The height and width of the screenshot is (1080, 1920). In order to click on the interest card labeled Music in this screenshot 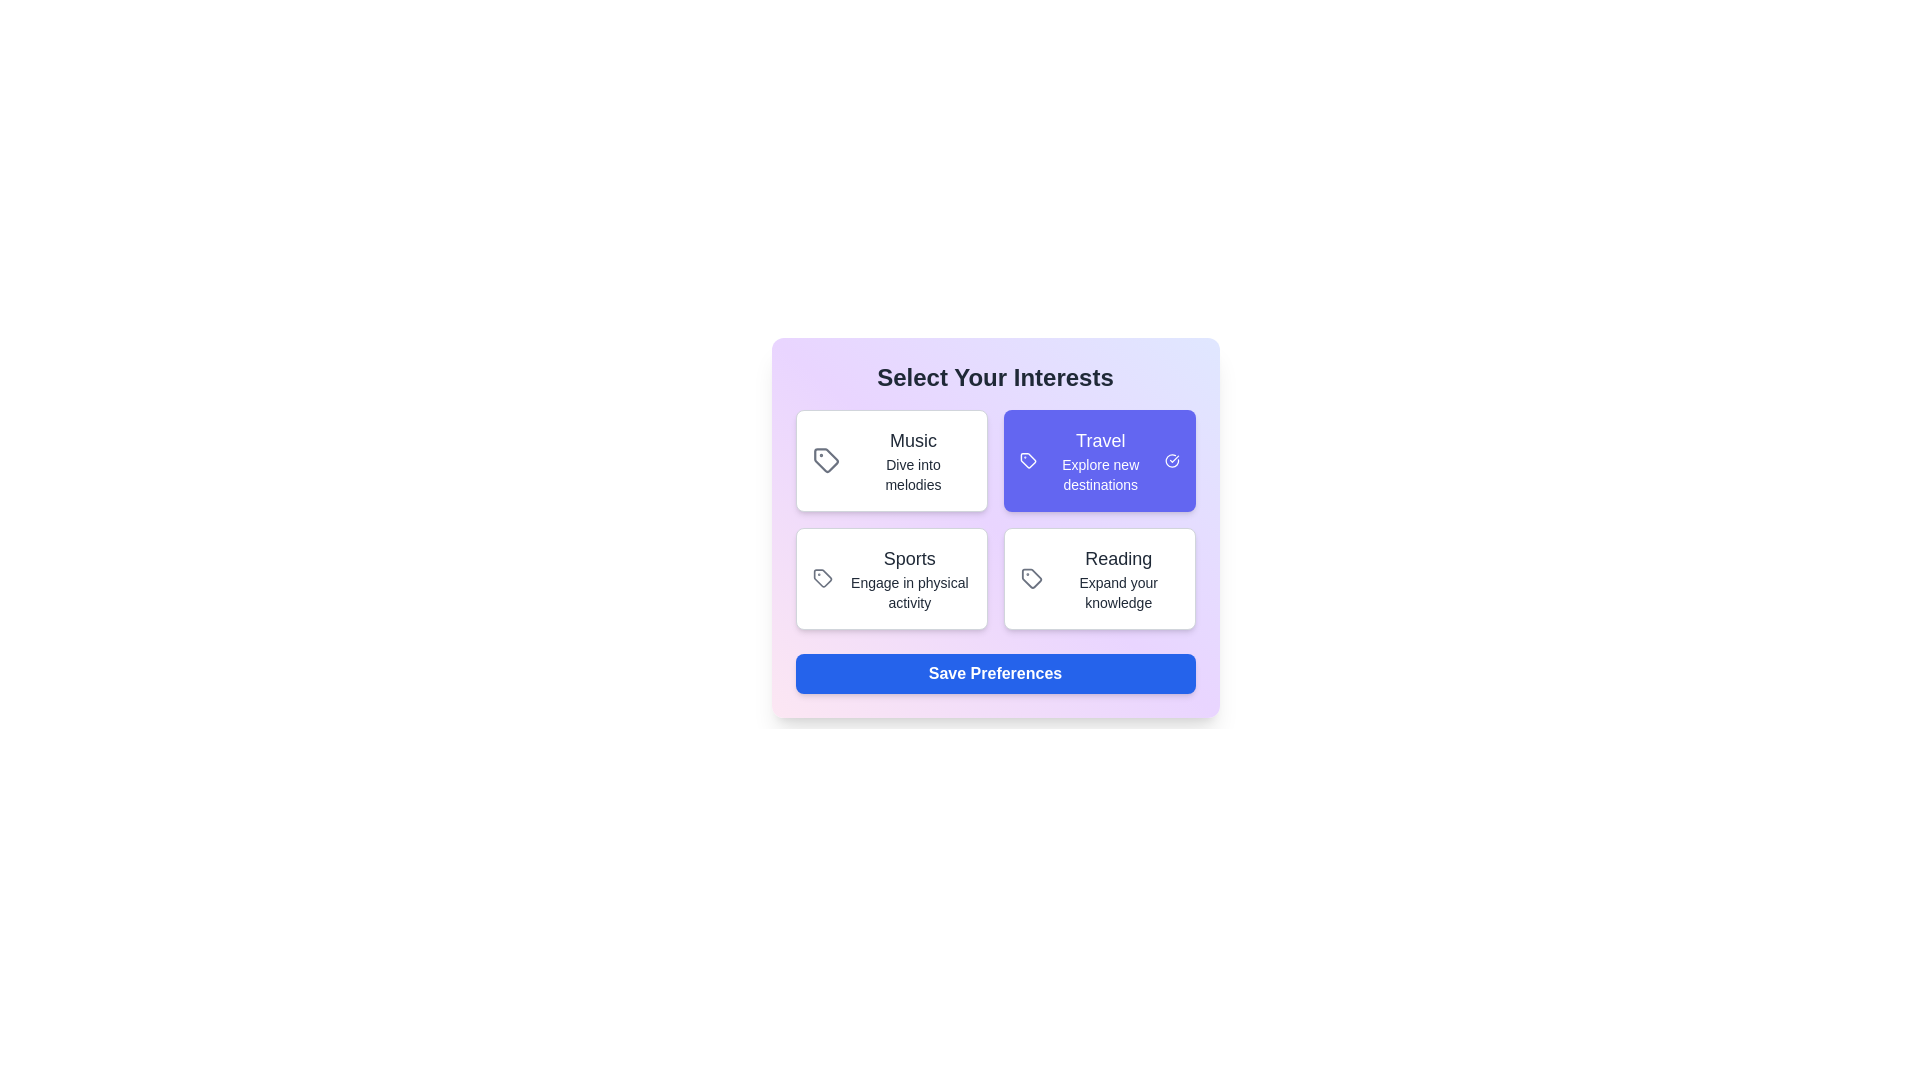, I will do `click(890, 461)`.